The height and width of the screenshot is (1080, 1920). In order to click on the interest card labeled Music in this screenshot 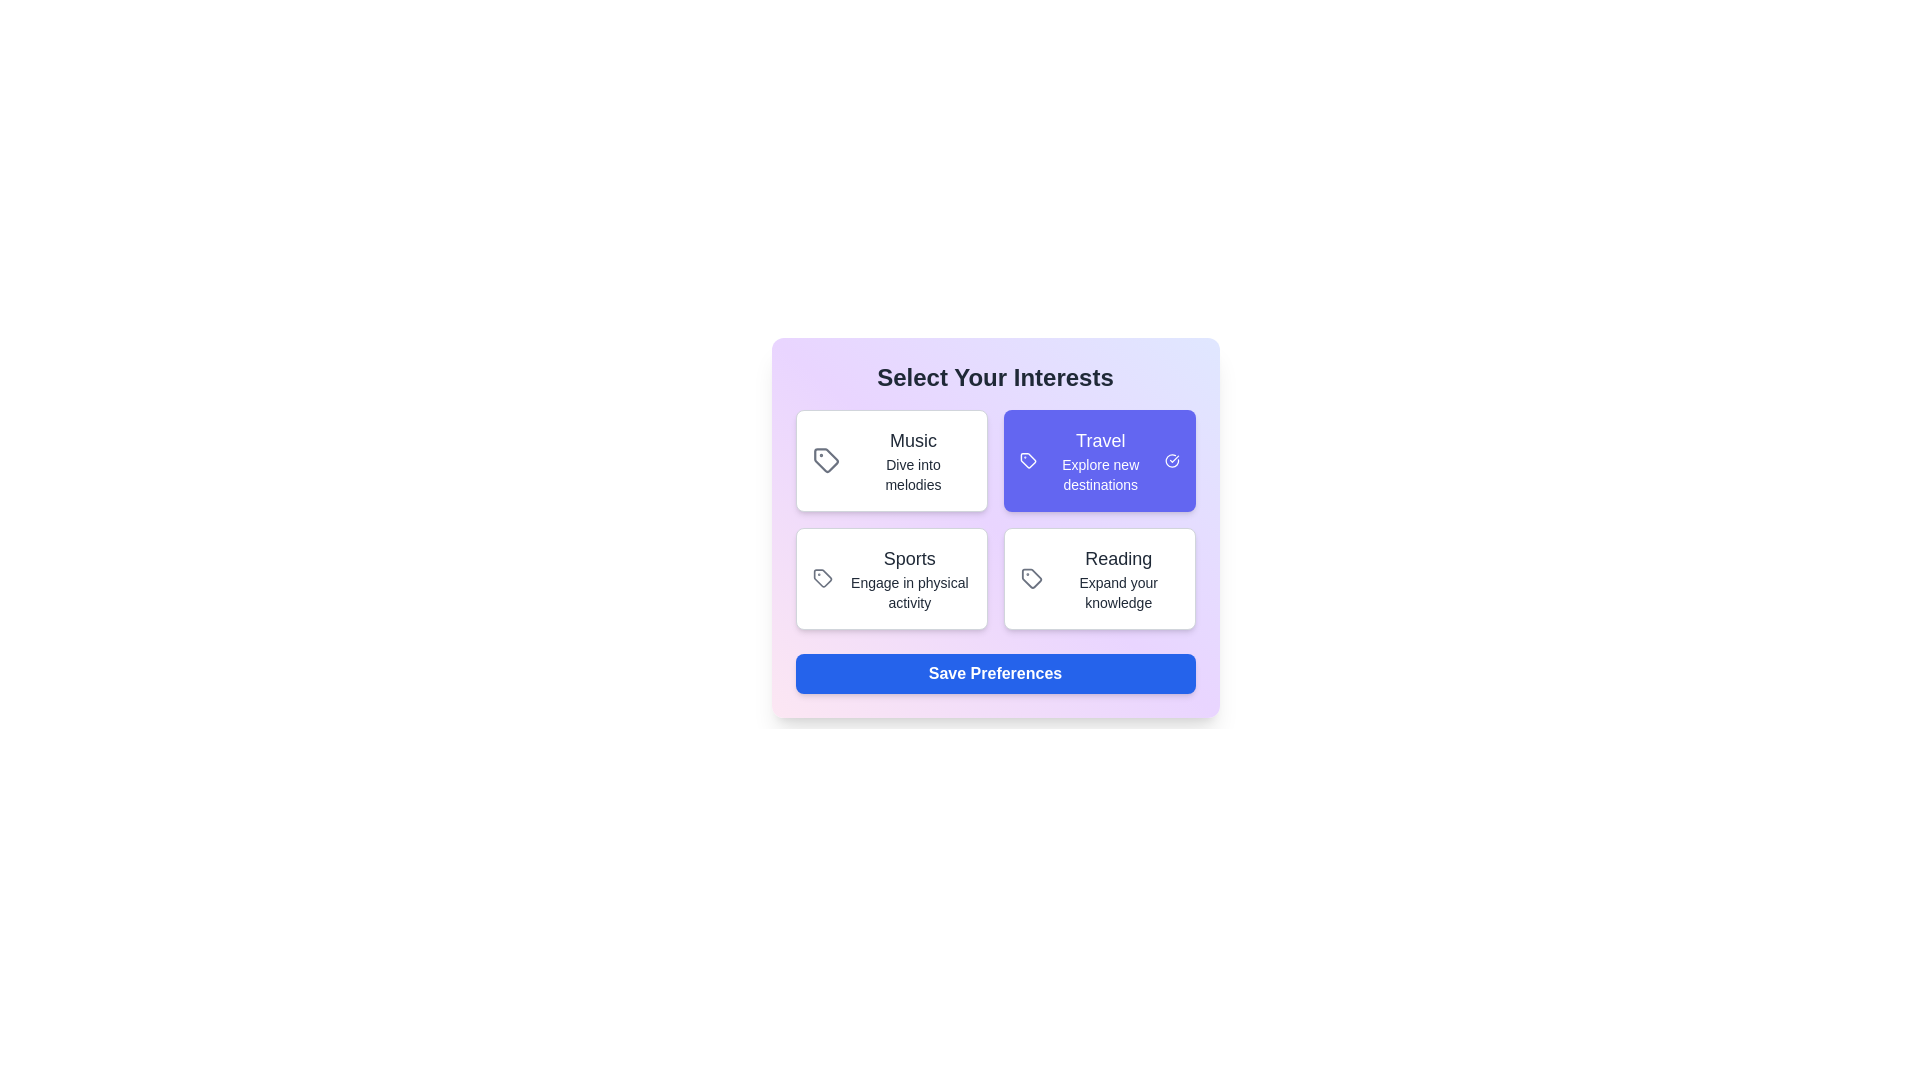, I will do `click(890, 461)`.